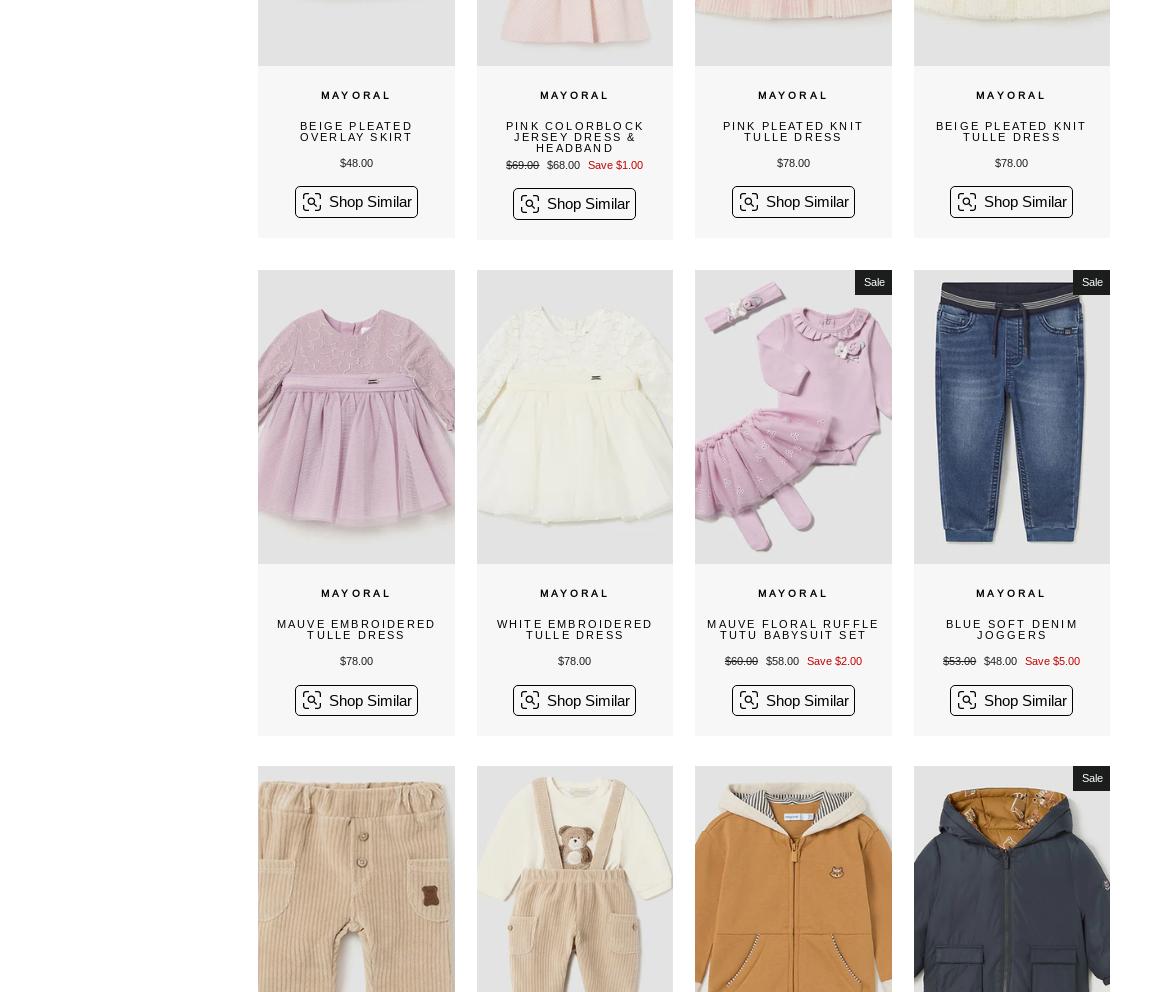 This screenshot has width=1150, height=992. What do you see at coordinates (1010, 629) in the screenshot?
I see `'Blue Soft Denim Joggers'` at bounding box center [1010, 629].